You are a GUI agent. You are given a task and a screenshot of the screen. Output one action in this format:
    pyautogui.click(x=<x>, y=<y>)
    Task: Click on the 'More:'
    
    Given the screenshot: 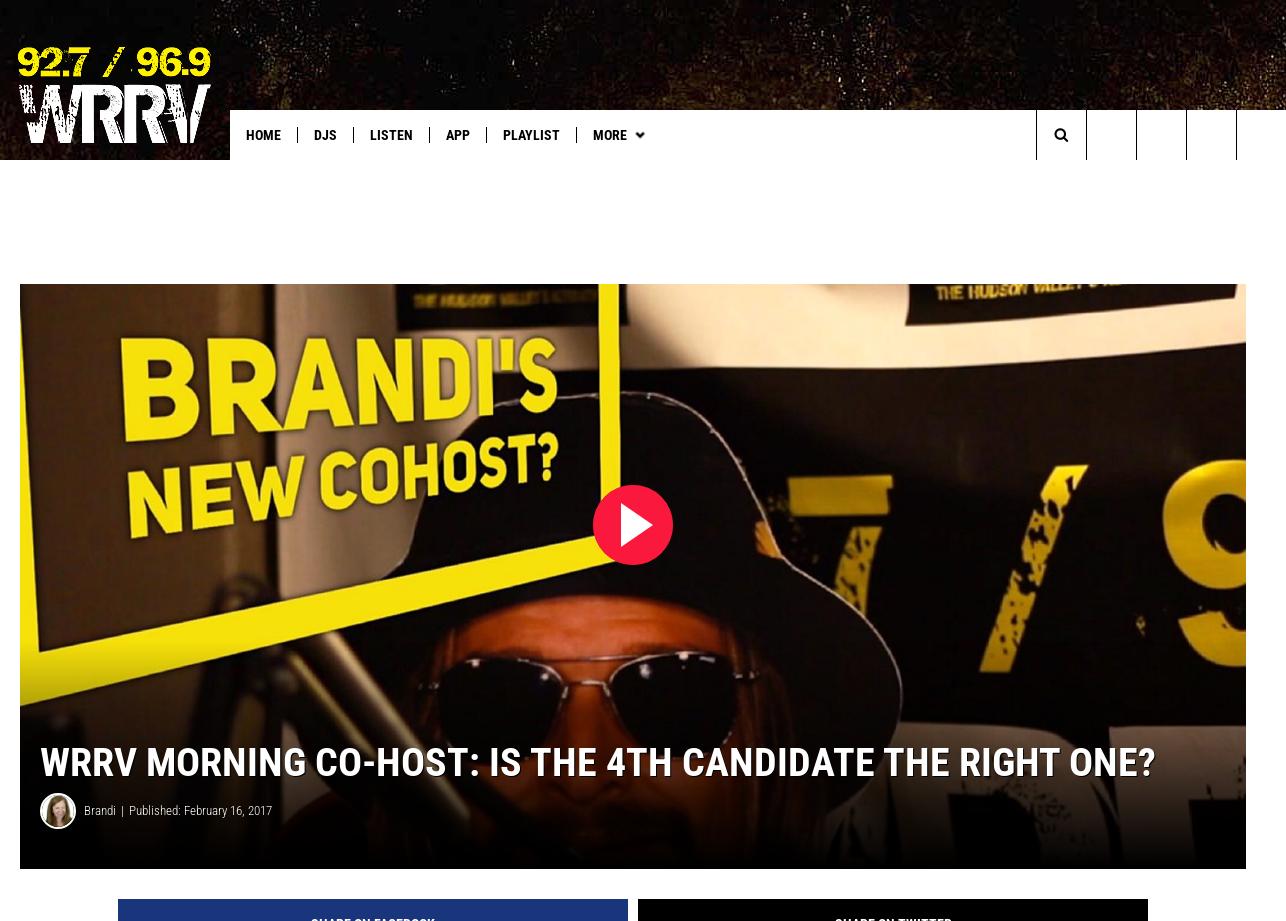 What is the action you would take?
    pyautogui.click(x=33, y=175)
    